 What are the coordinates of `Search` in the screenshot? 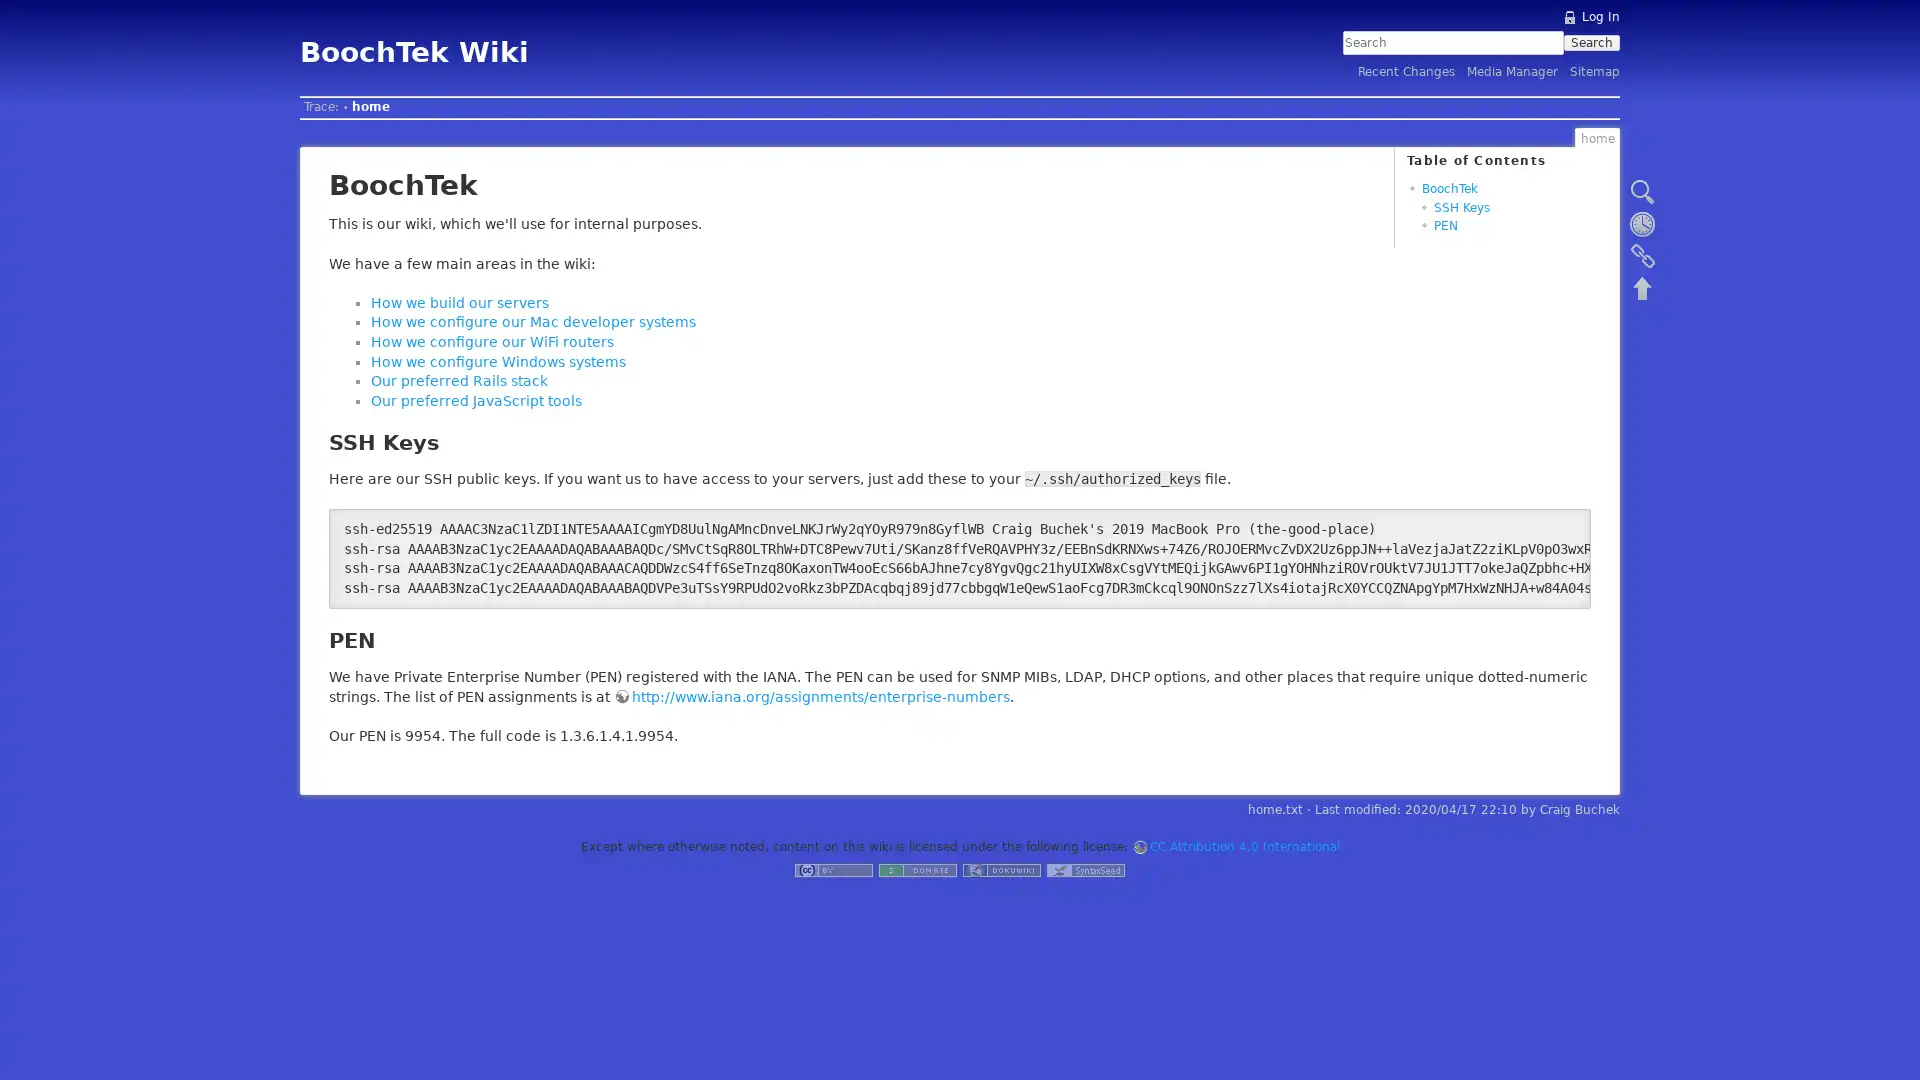 It's located at (1590, 42).